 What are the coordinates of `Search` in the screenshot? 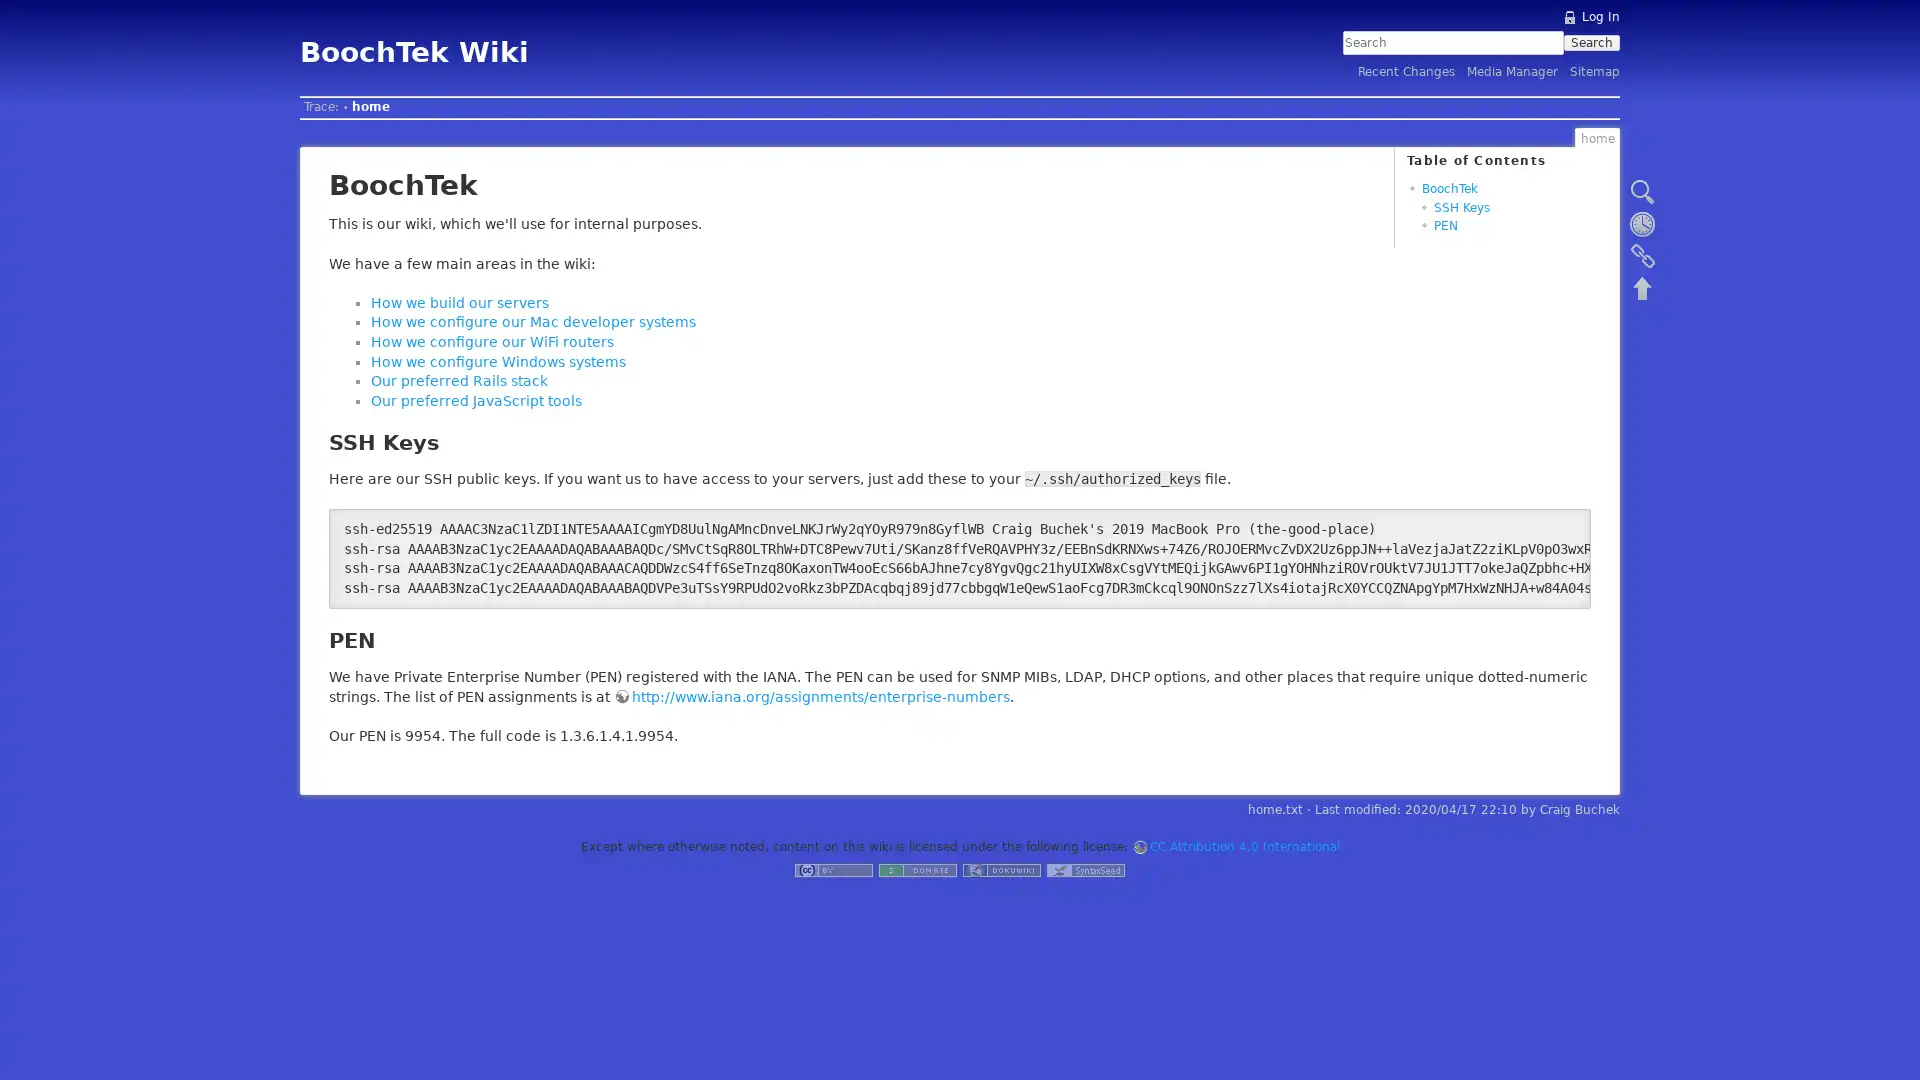 It's located at (1590, 42).